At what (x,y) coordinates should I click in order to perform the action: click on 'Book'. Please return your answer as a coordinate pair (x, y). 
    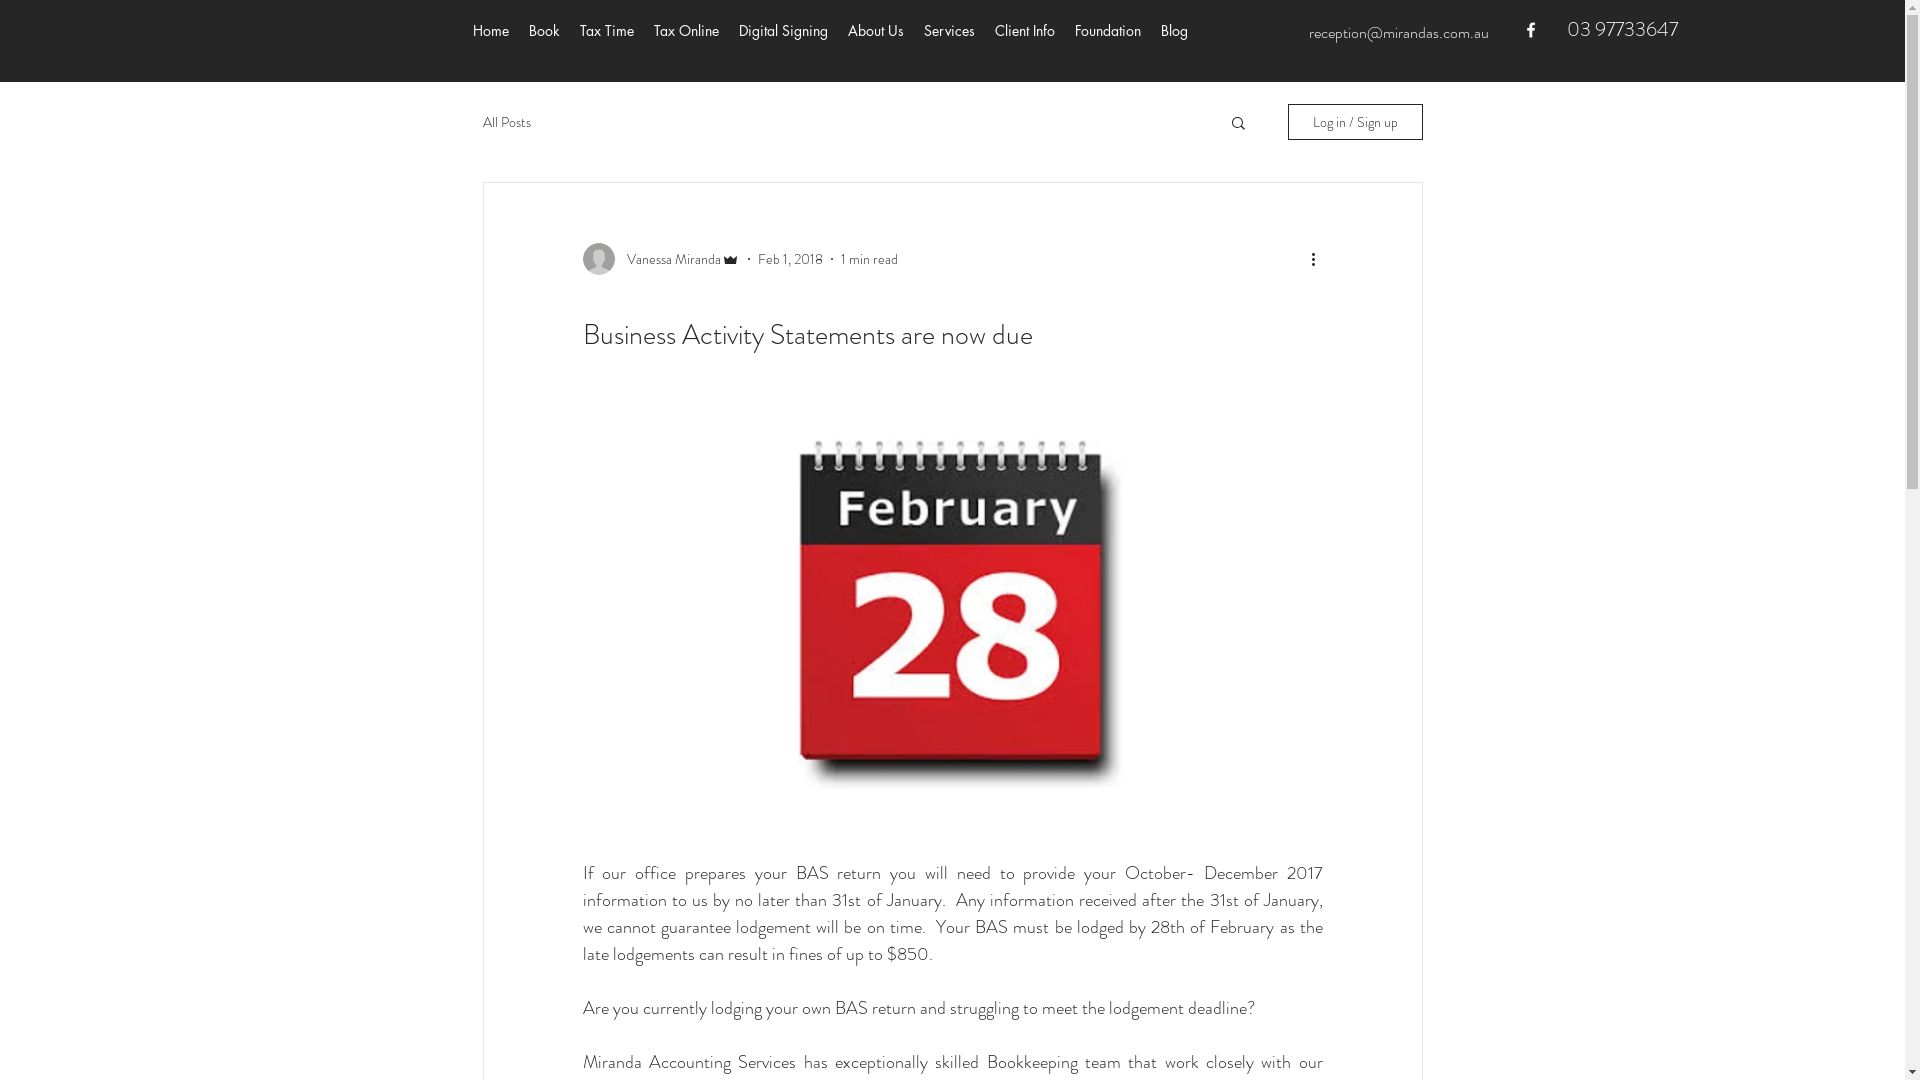
    Looking at the image, I should click on (543, 30).